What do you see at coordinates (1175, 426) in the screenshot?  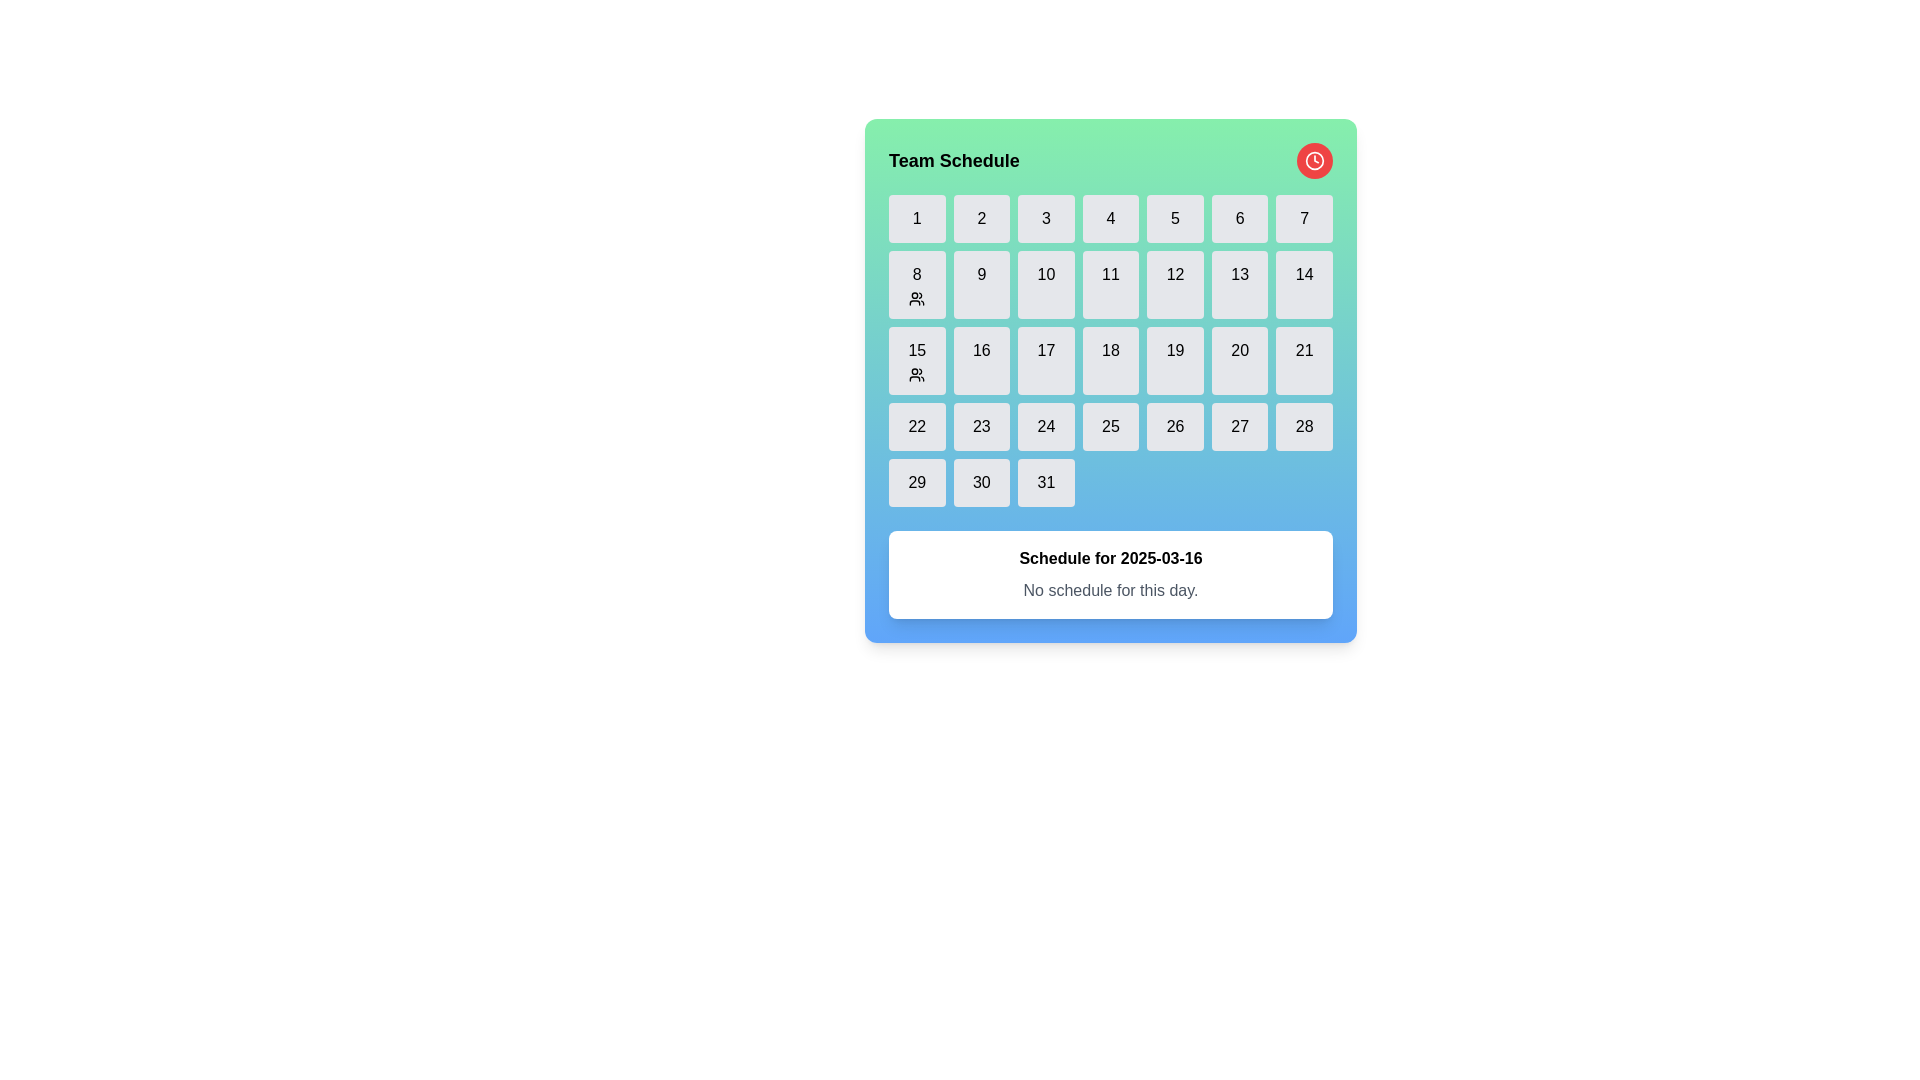 I see `the text label displaying the number '26' in bold black font, located in the sixth column and fourth row of the calendar grid` at bounding box center [1175, 426].